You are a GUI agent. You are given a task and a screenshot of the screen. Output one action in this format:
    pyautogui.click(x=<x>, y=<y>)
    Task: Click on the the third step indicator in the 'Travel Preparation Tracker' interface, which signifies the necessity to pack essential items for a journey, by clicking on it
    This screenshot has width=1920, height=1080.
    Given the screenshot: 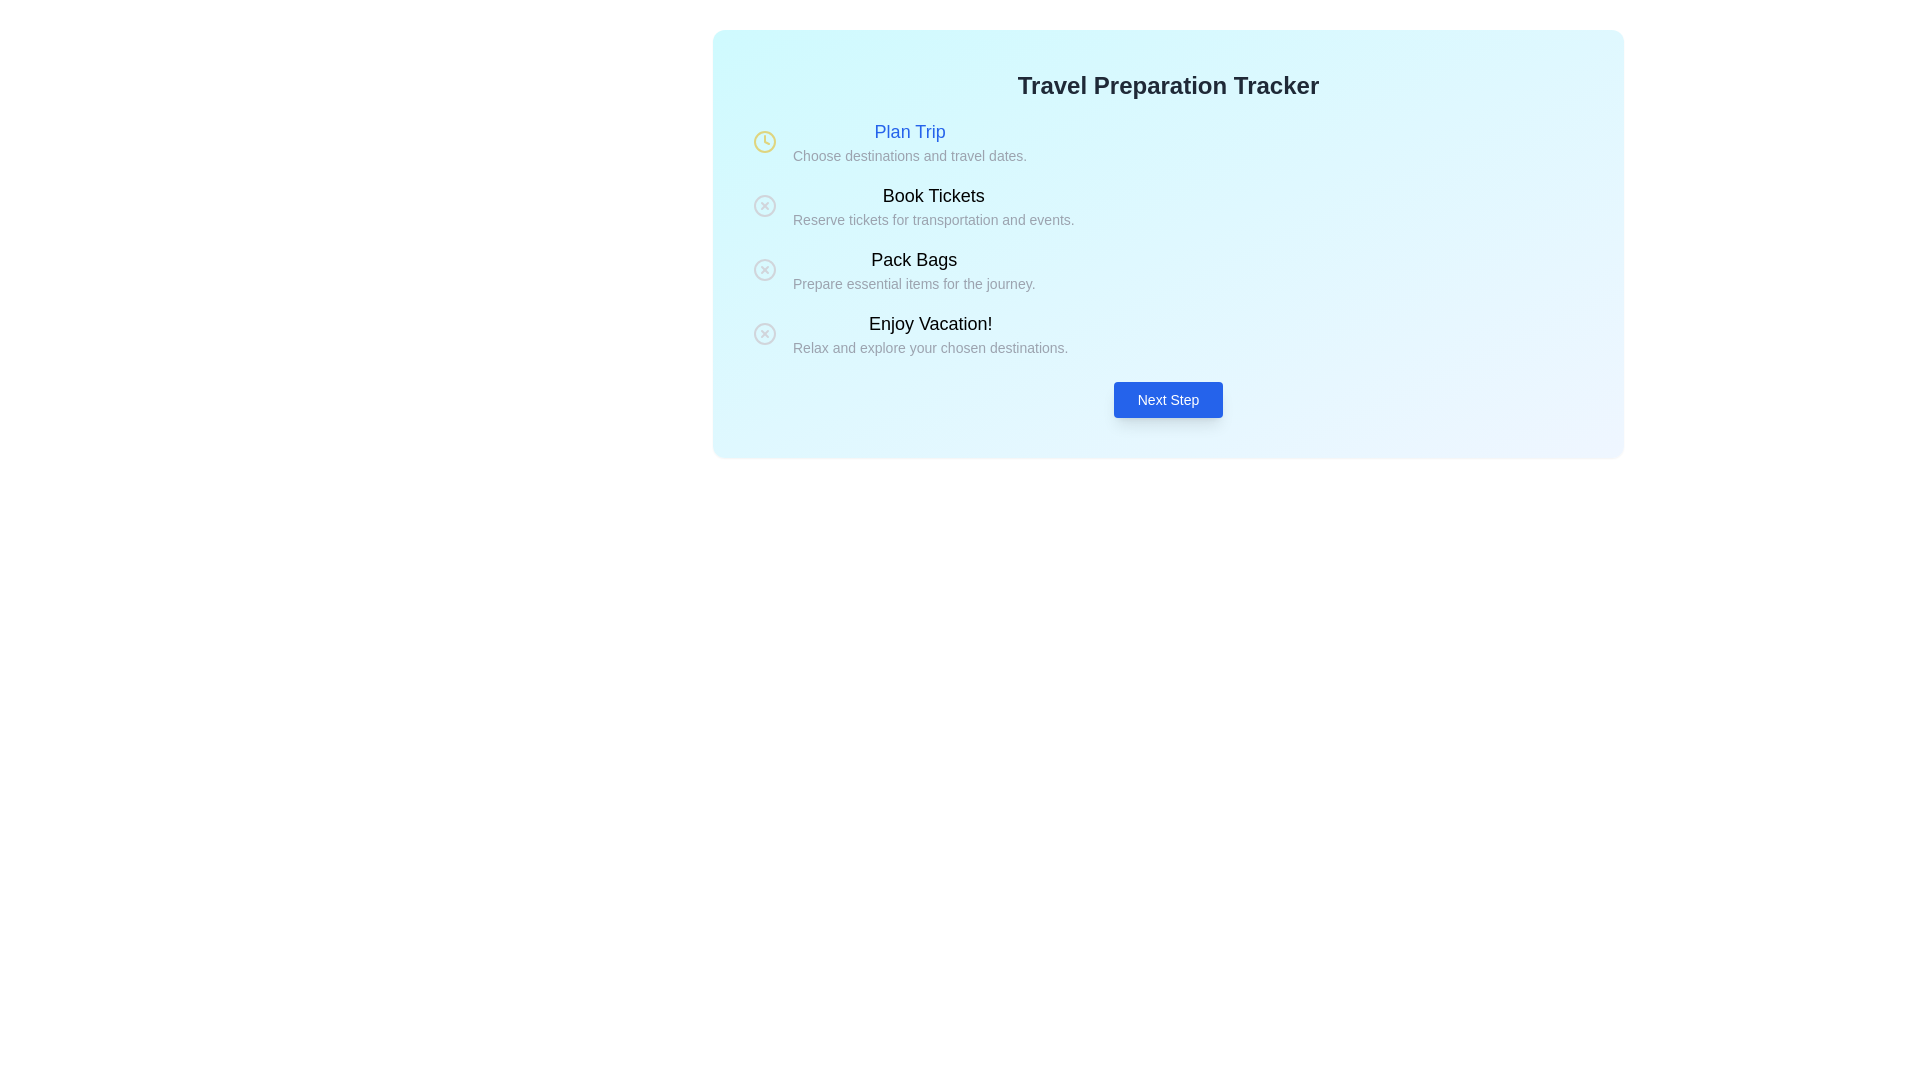 What is the action you would take?
    pyautogui.click(x=1168, y=270)
    